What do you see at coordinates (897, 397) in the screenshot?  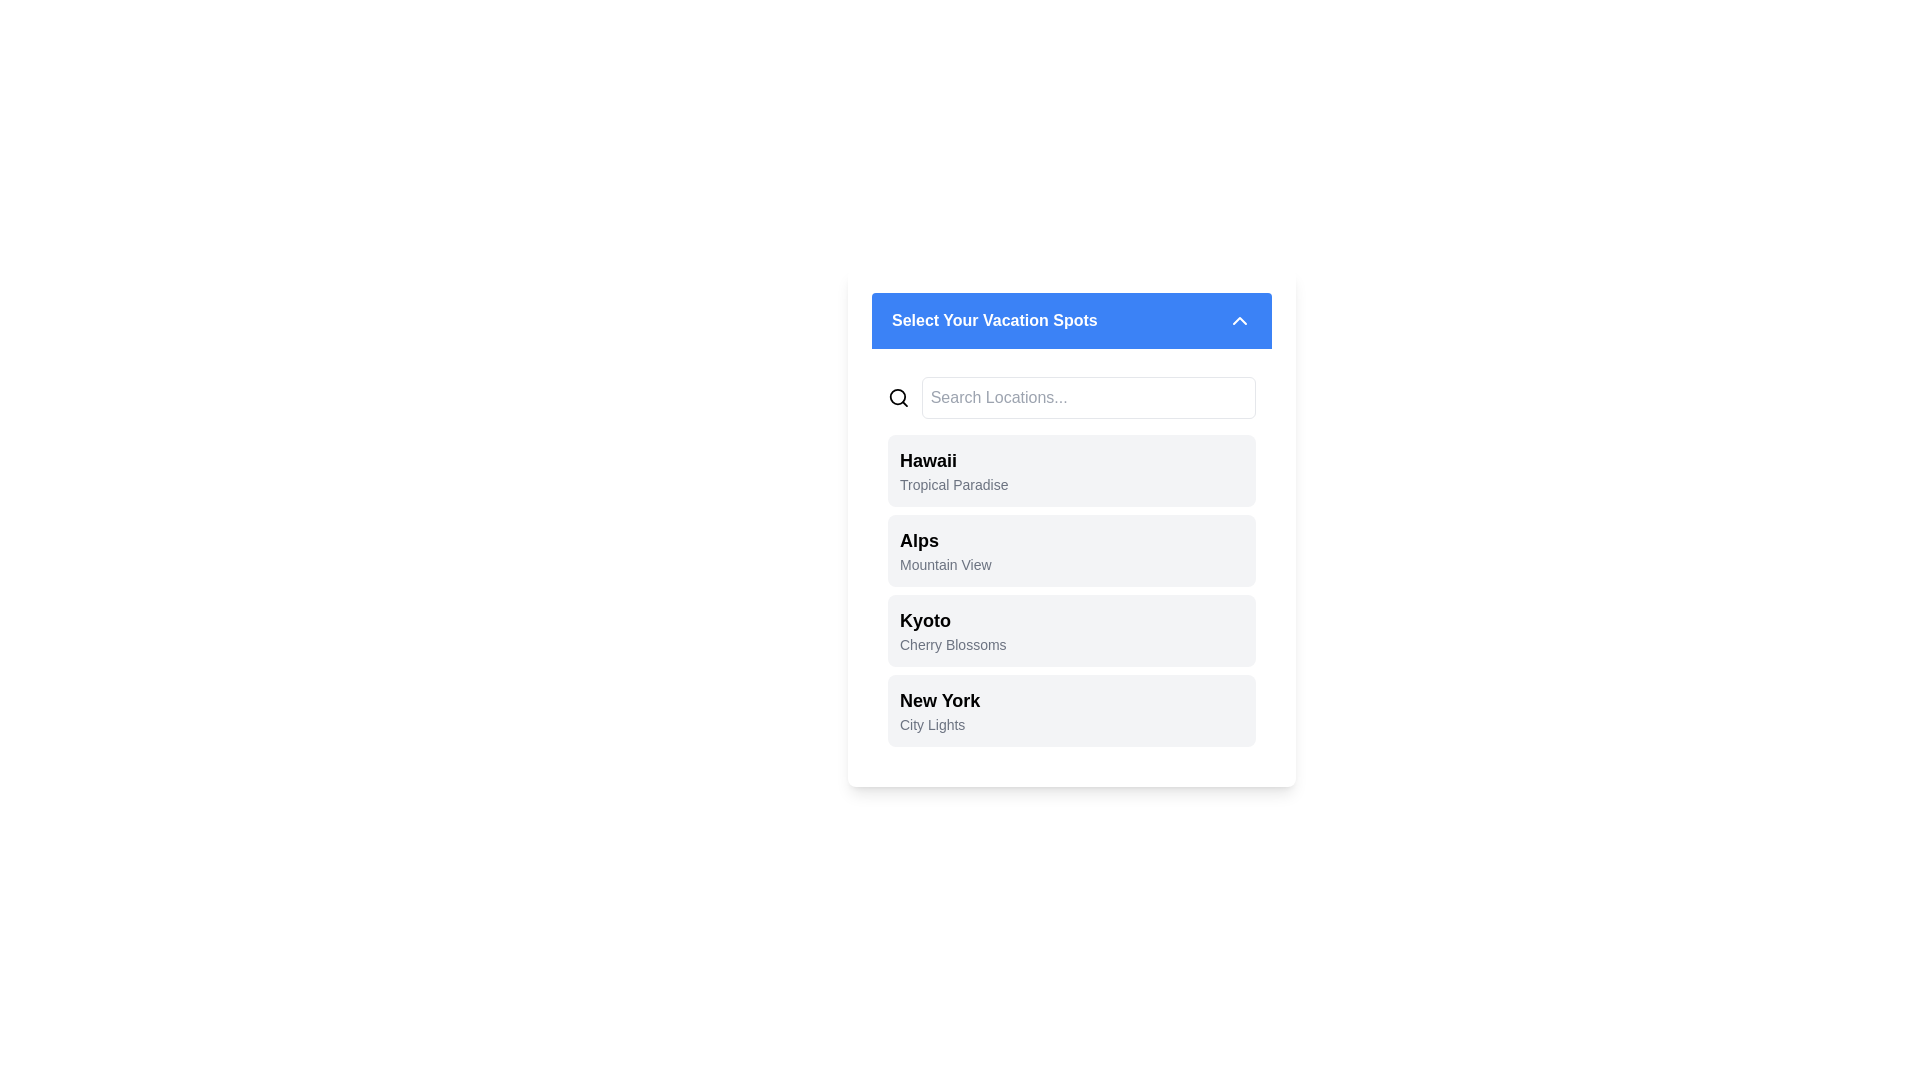 I see `the magnifying glass icon to interact with the search feature, located to the left of the text input field in the search interface` at bounding box center [897, 397].